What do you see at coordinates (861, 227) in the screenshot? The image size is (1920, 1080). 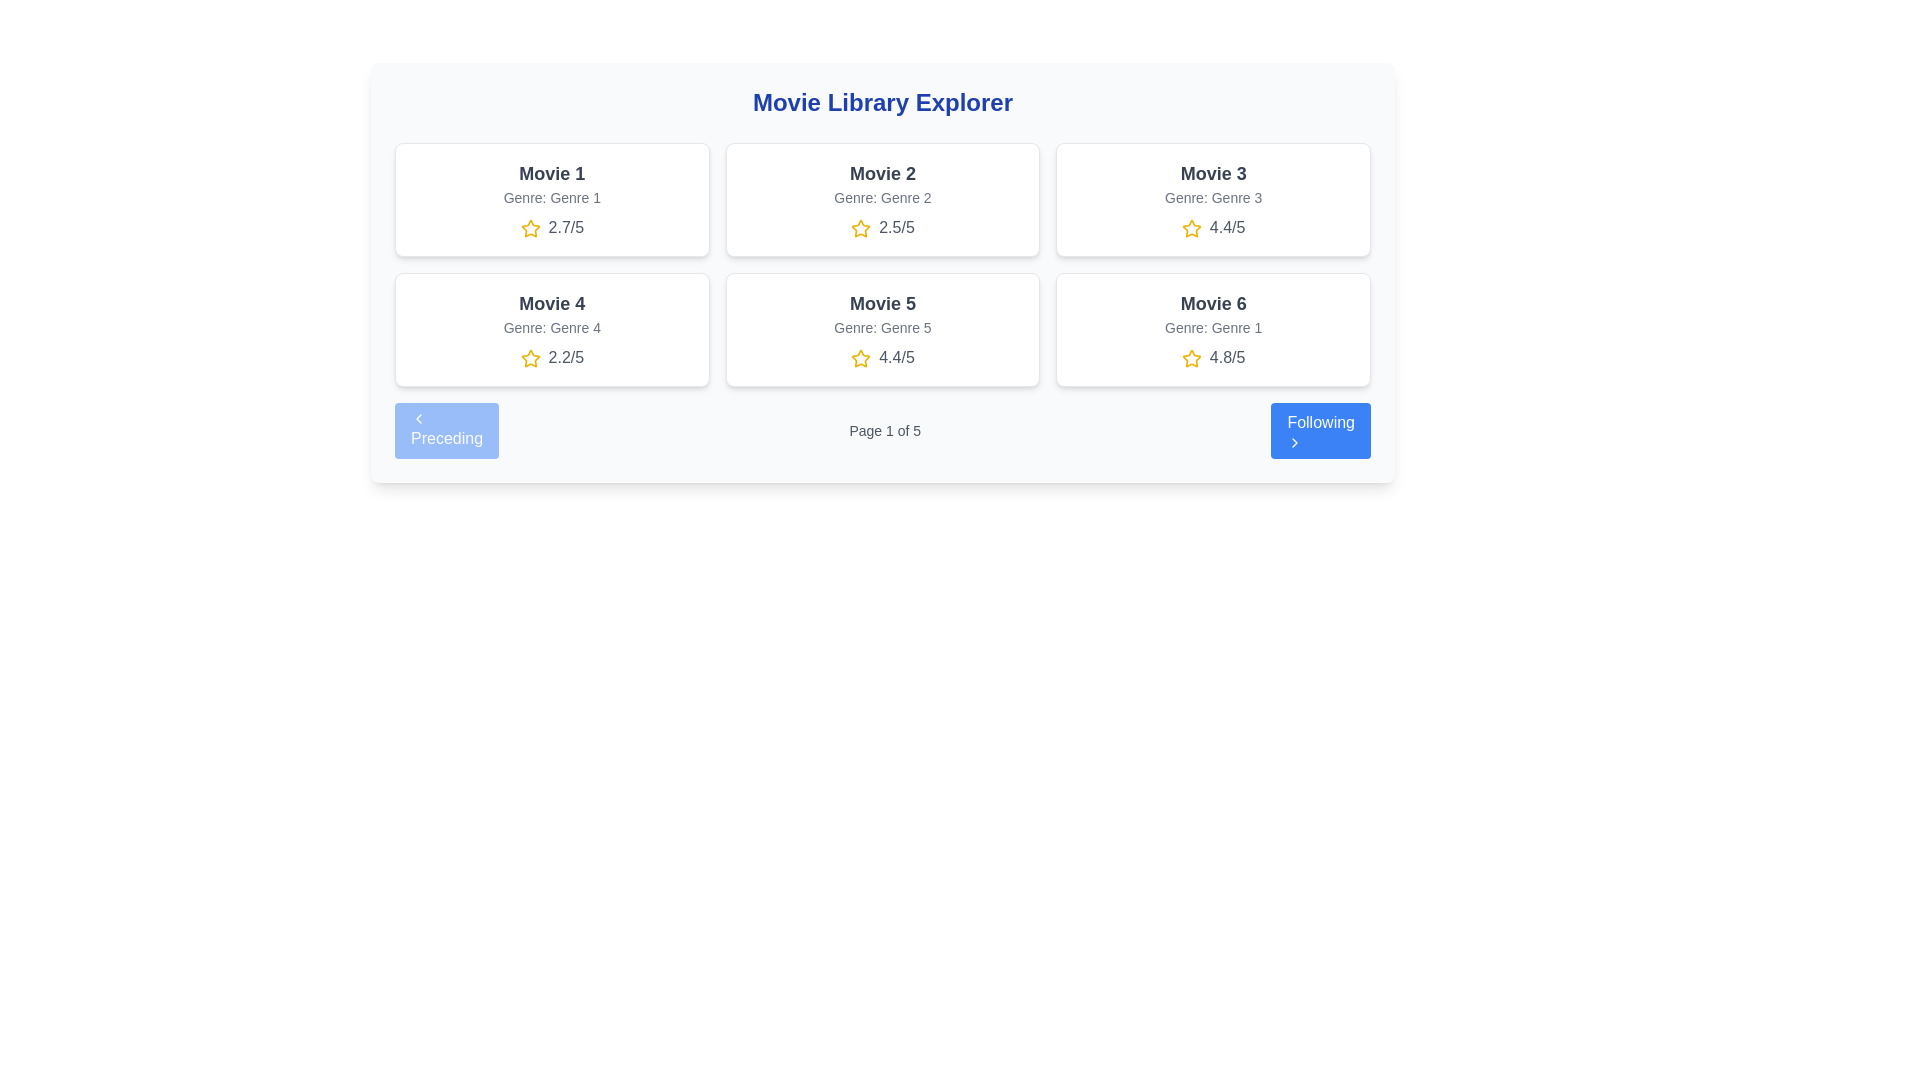 I see `the star-shaped rating icon for 'Movie 2', which is yellow with a hollow center, located directly below 'Genre: Genre 2'` at bounding box center [861, 227].